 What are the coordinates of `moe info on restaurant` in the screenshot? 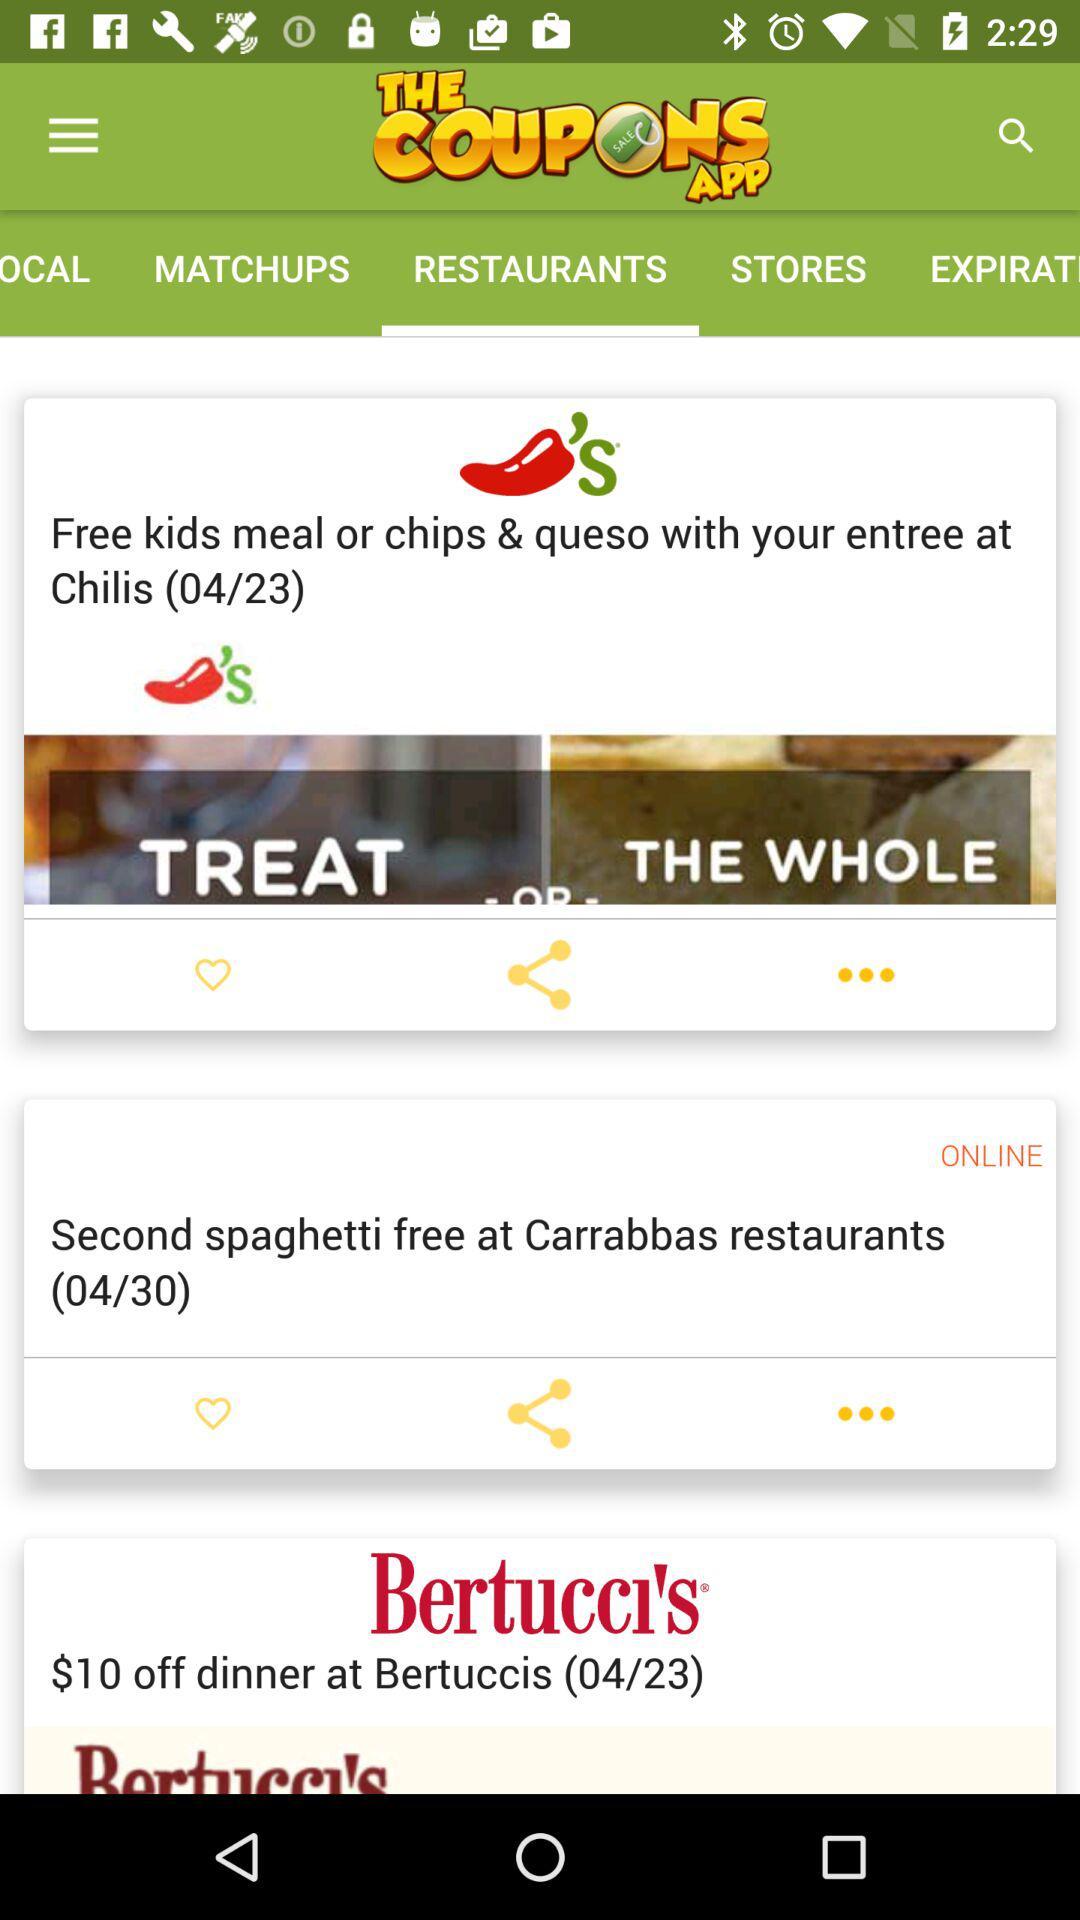 It's located at (865, 1412).